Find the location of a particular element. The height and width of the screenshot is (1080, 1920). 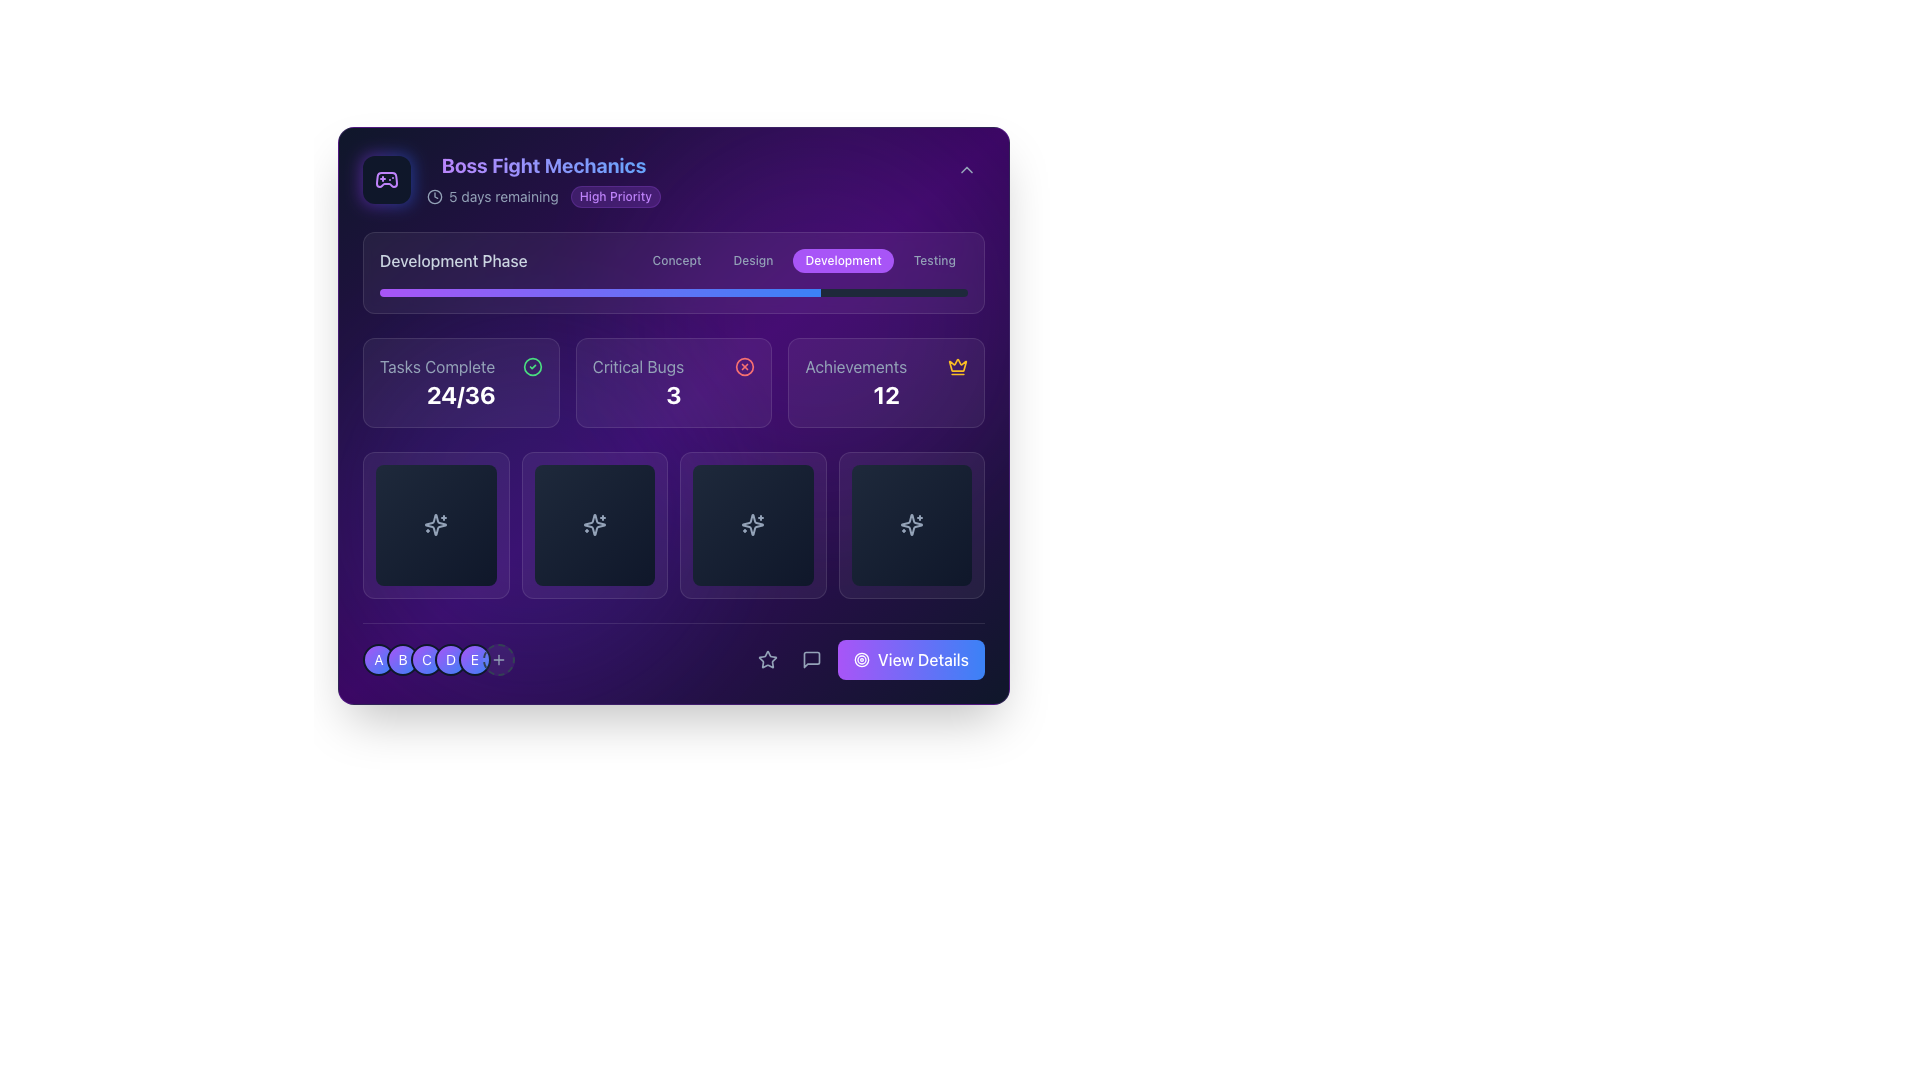

the 'Tasks Complete' text label, which displays the text in gray on a dark purple background, located in the top-left section of the information card is located at coordinates (436, 366).